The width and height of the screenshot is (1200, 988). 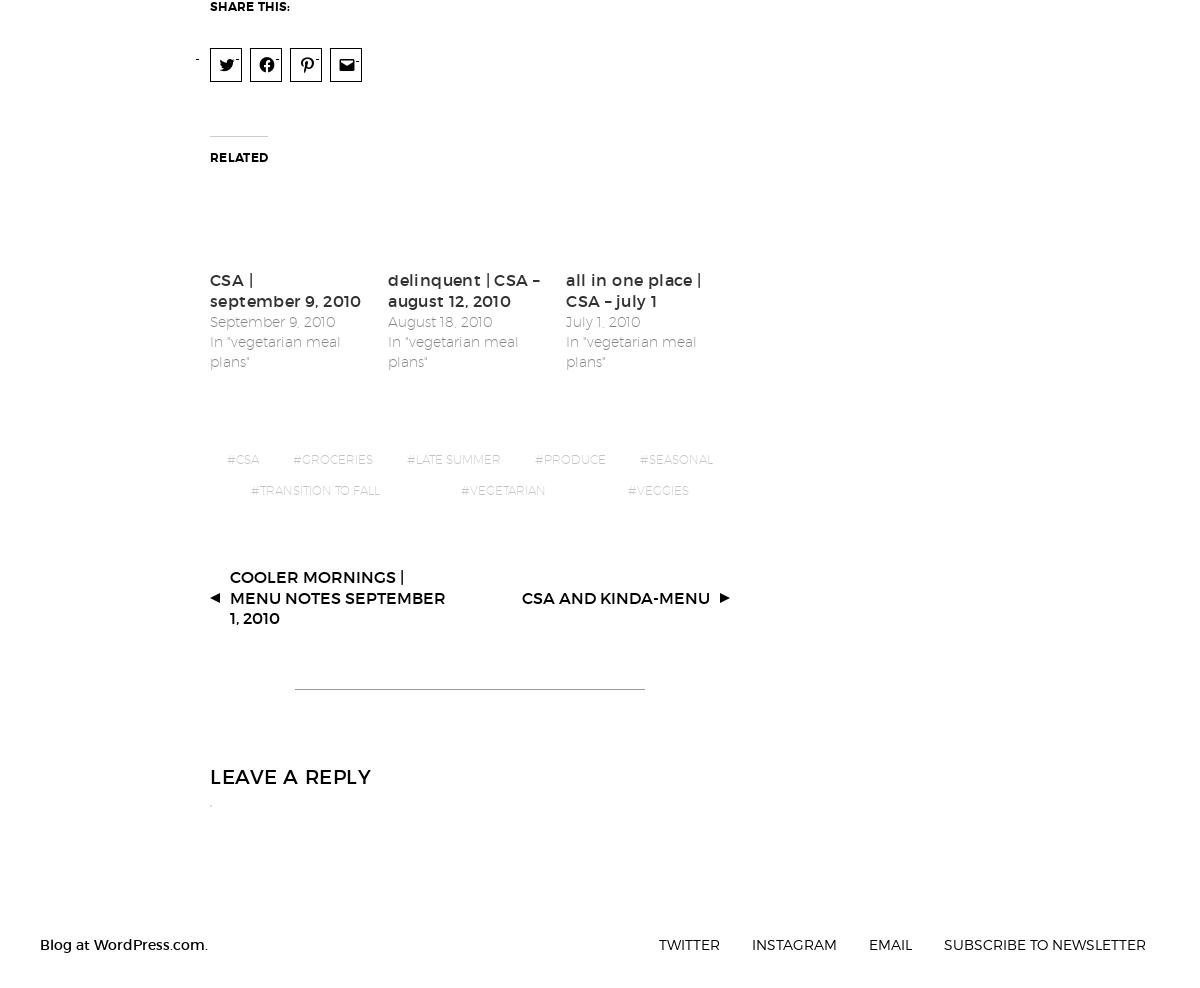 I want to click on 'CSA and kinda-menu', so click(x=615, y=583).